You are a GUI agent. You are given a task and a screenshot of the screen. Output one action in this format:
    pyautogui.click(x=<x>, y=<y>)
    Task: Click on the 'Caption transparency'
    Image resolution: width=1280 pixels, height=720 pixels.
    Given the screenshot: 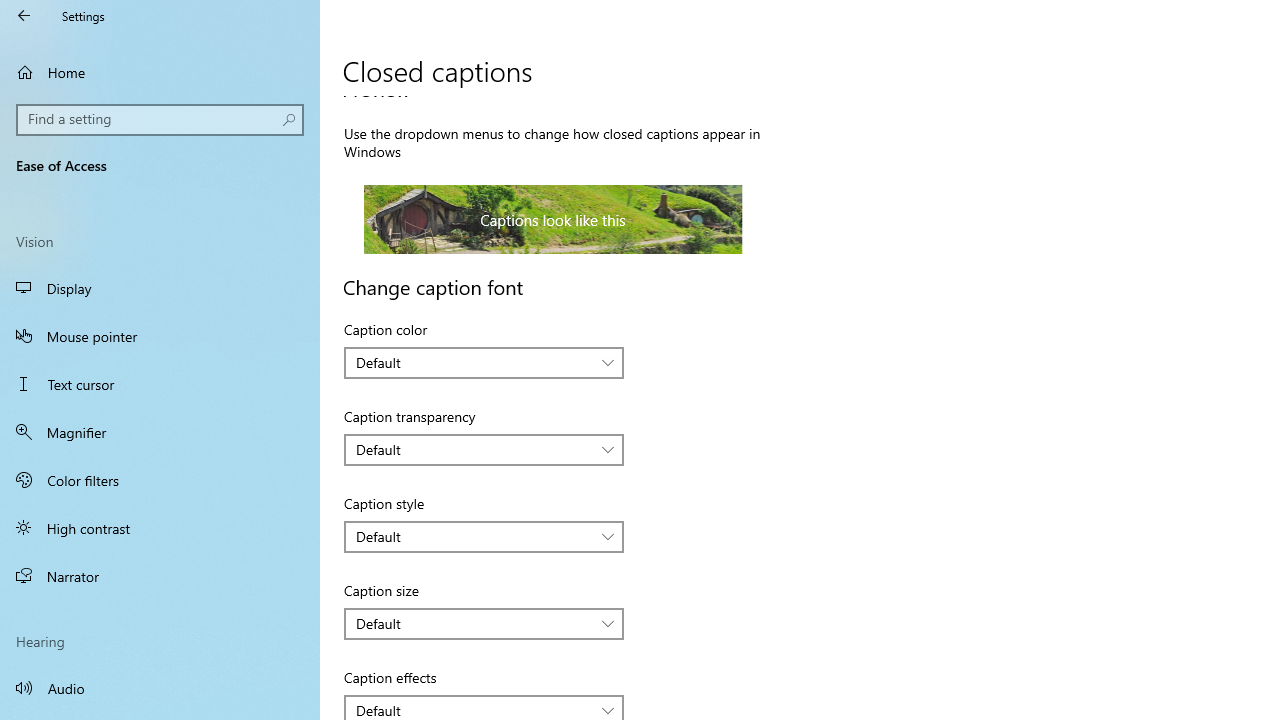 What is the action you would take?
    pyautogui.click(x=484, y=450)
    